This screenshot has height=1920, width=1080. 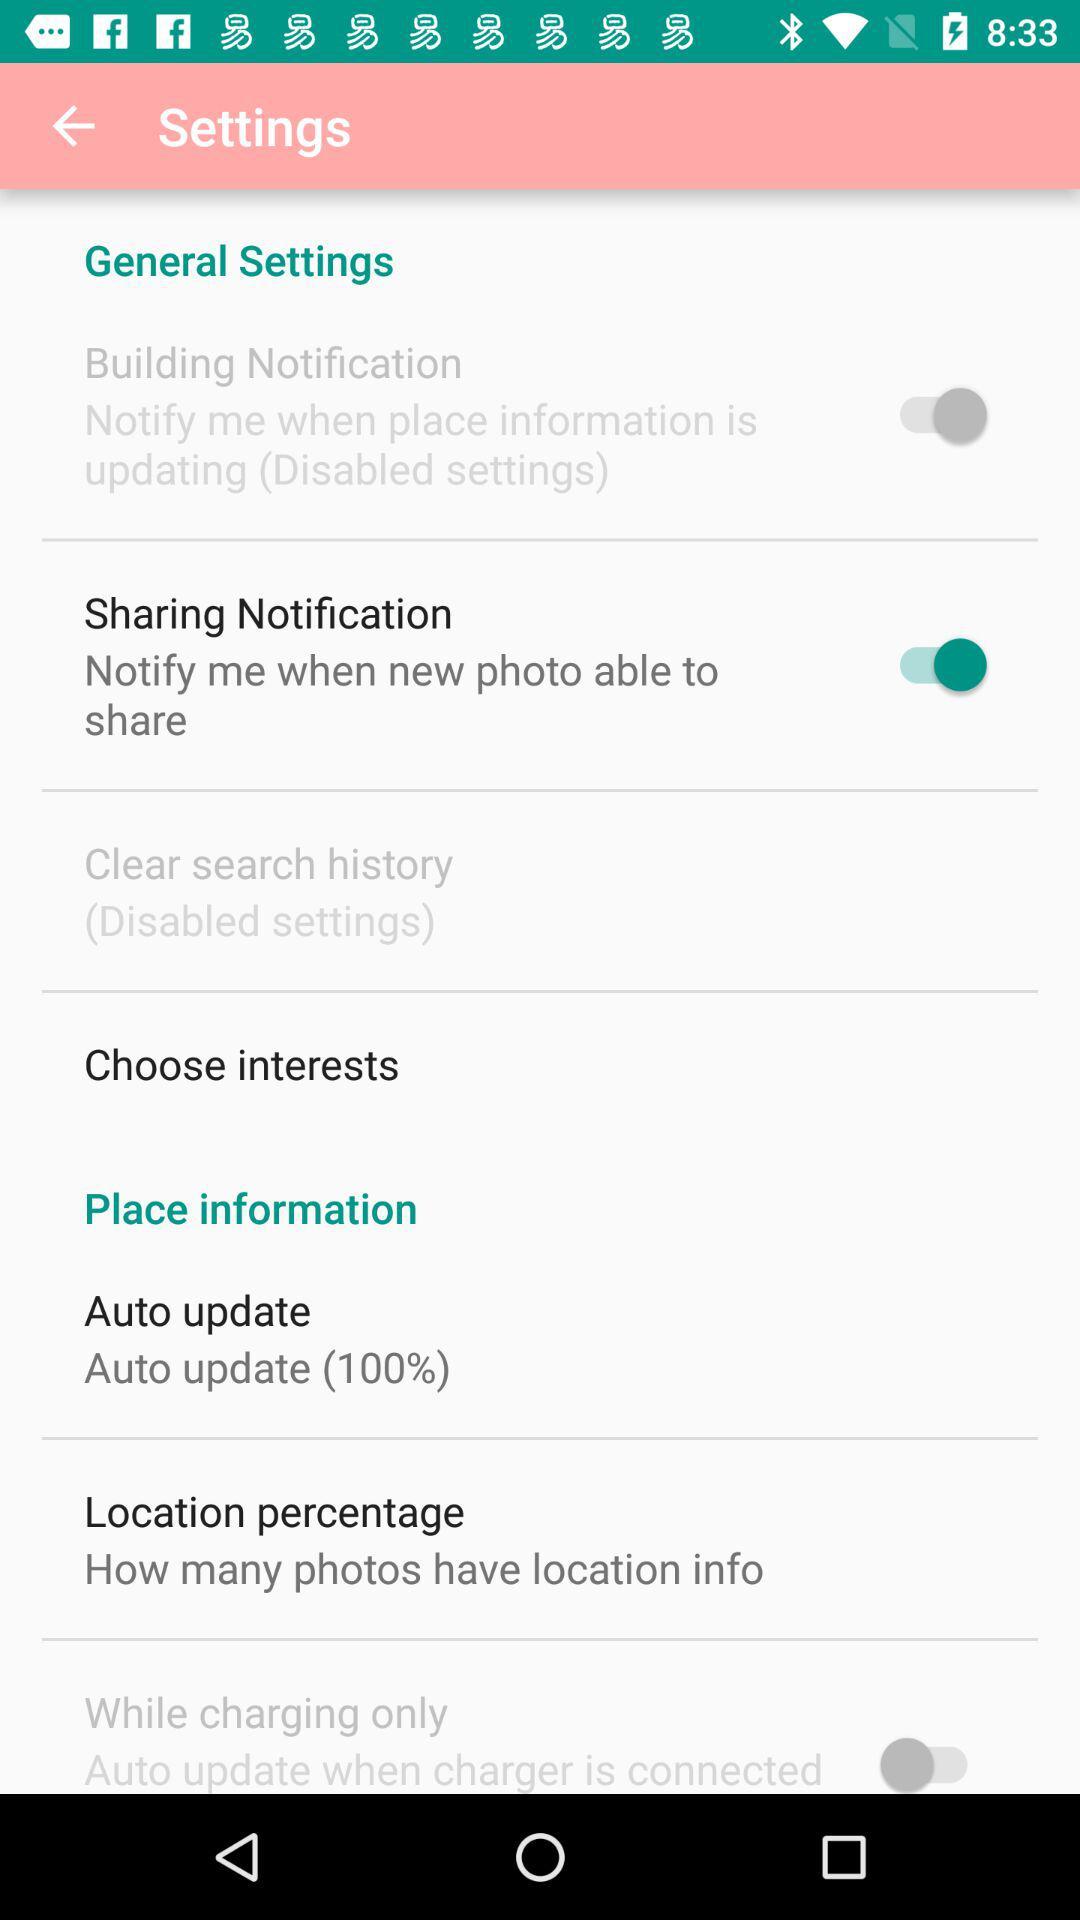 I want to click on item above the notify me when icon, so click(x=273, y=361).